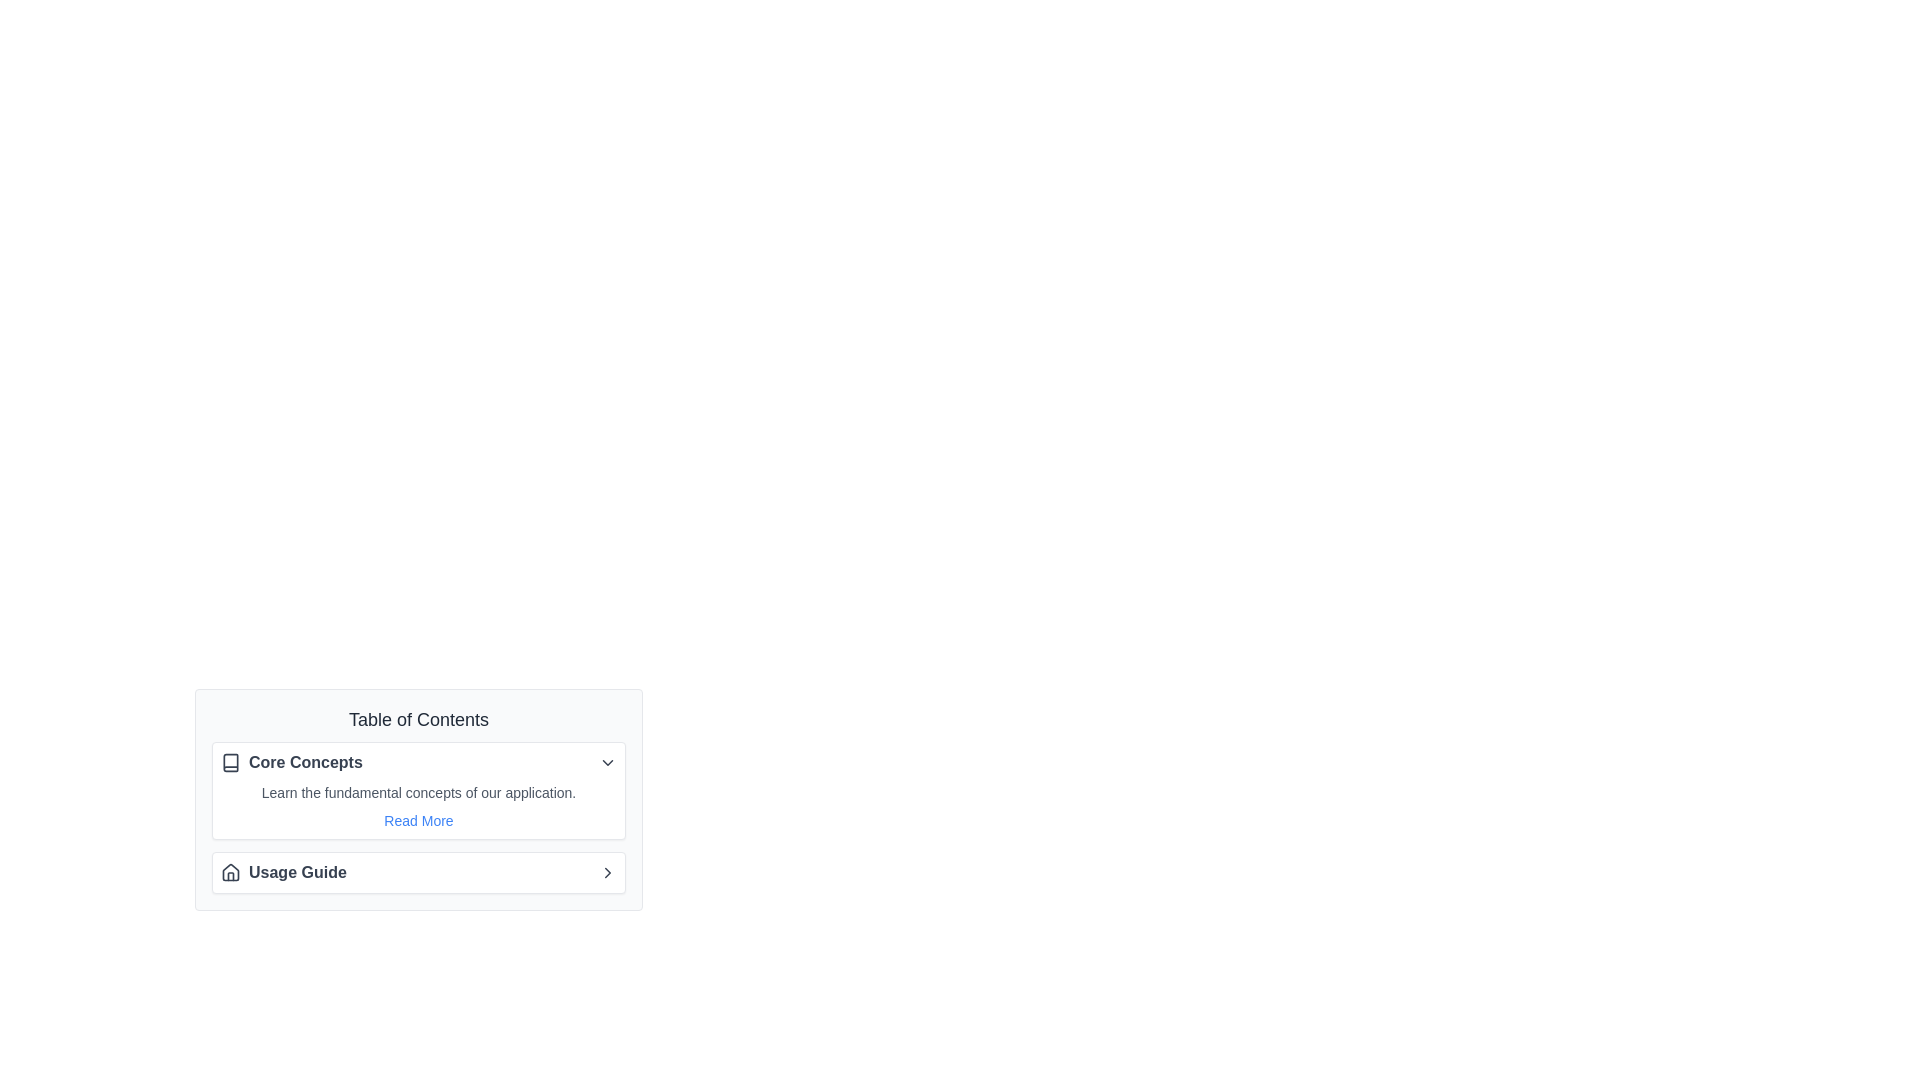 The image size is (1920, 1080). I want to click on the house icon located to the left of the 'Usage Guide' text in the 'Table of Contents' section, so click(230, 871).